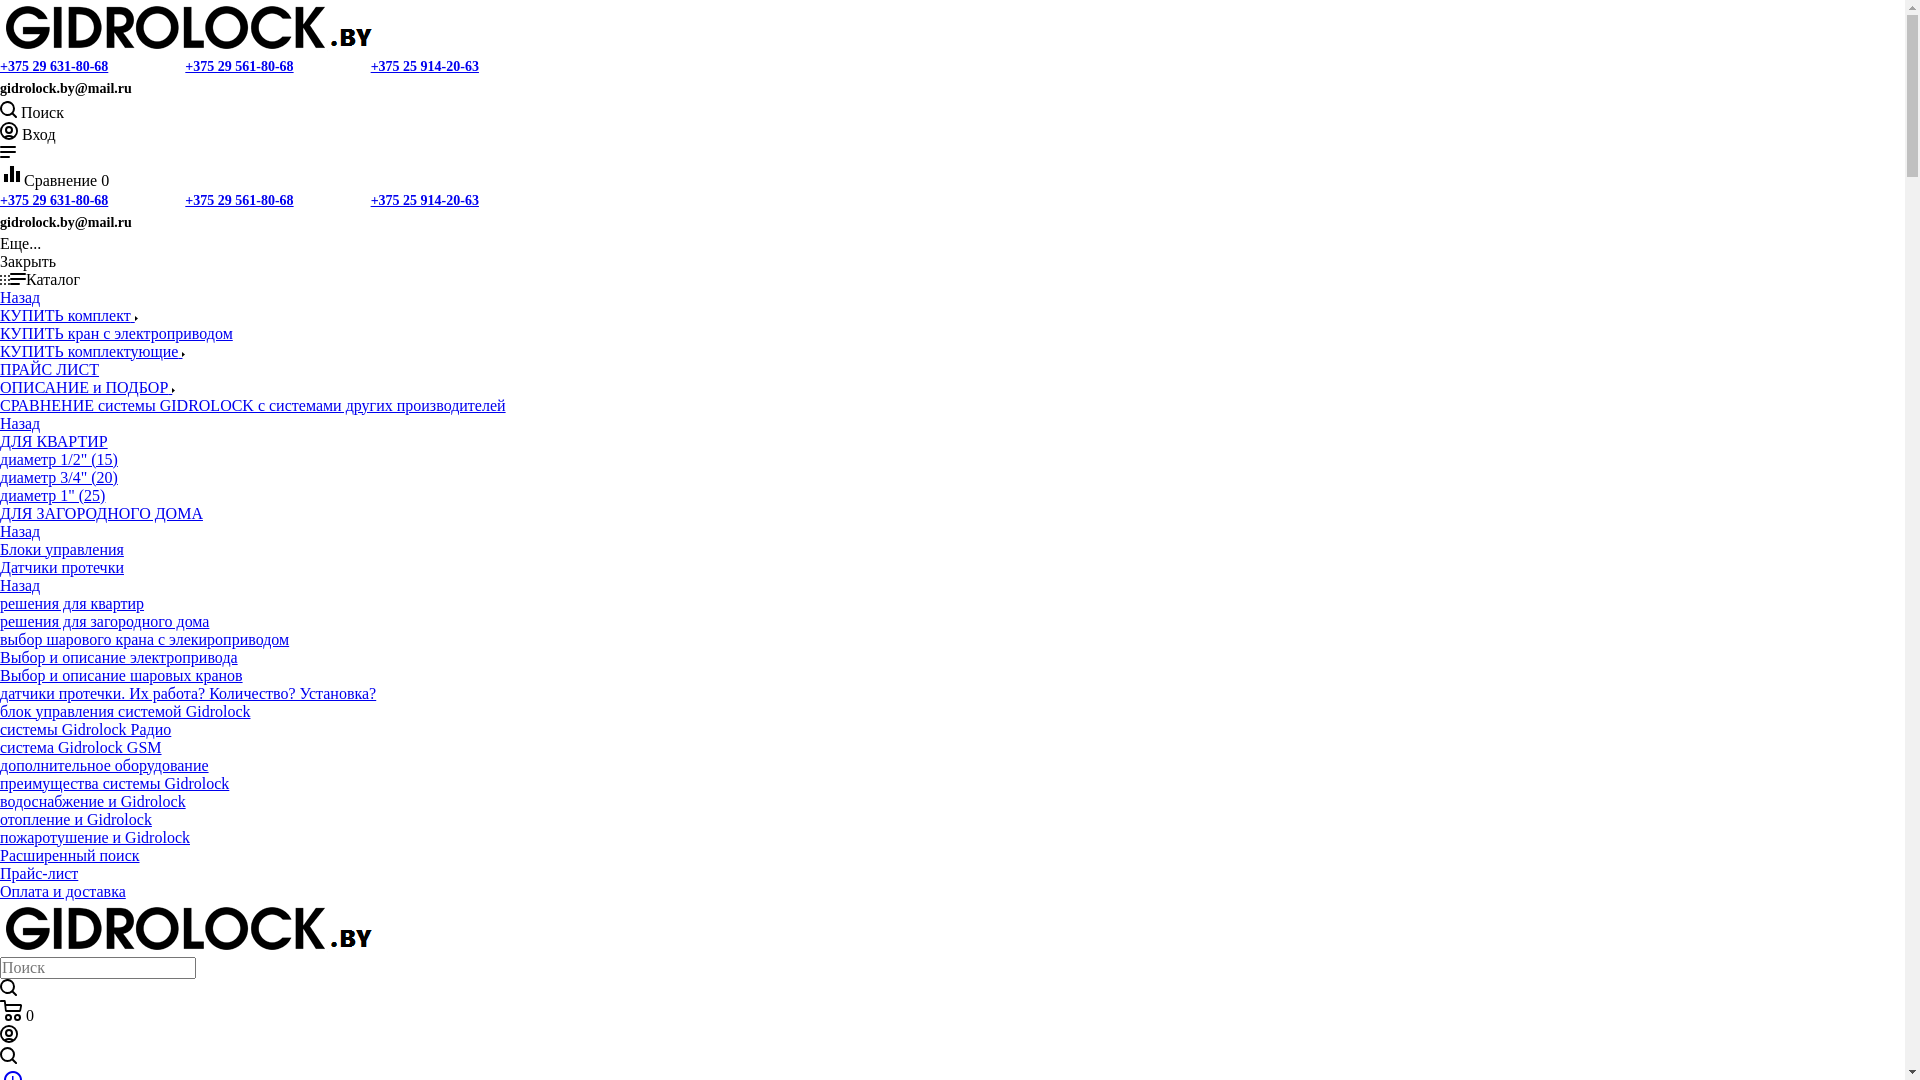  I want to click on 'Gidrolock.by', so click(188, 929).